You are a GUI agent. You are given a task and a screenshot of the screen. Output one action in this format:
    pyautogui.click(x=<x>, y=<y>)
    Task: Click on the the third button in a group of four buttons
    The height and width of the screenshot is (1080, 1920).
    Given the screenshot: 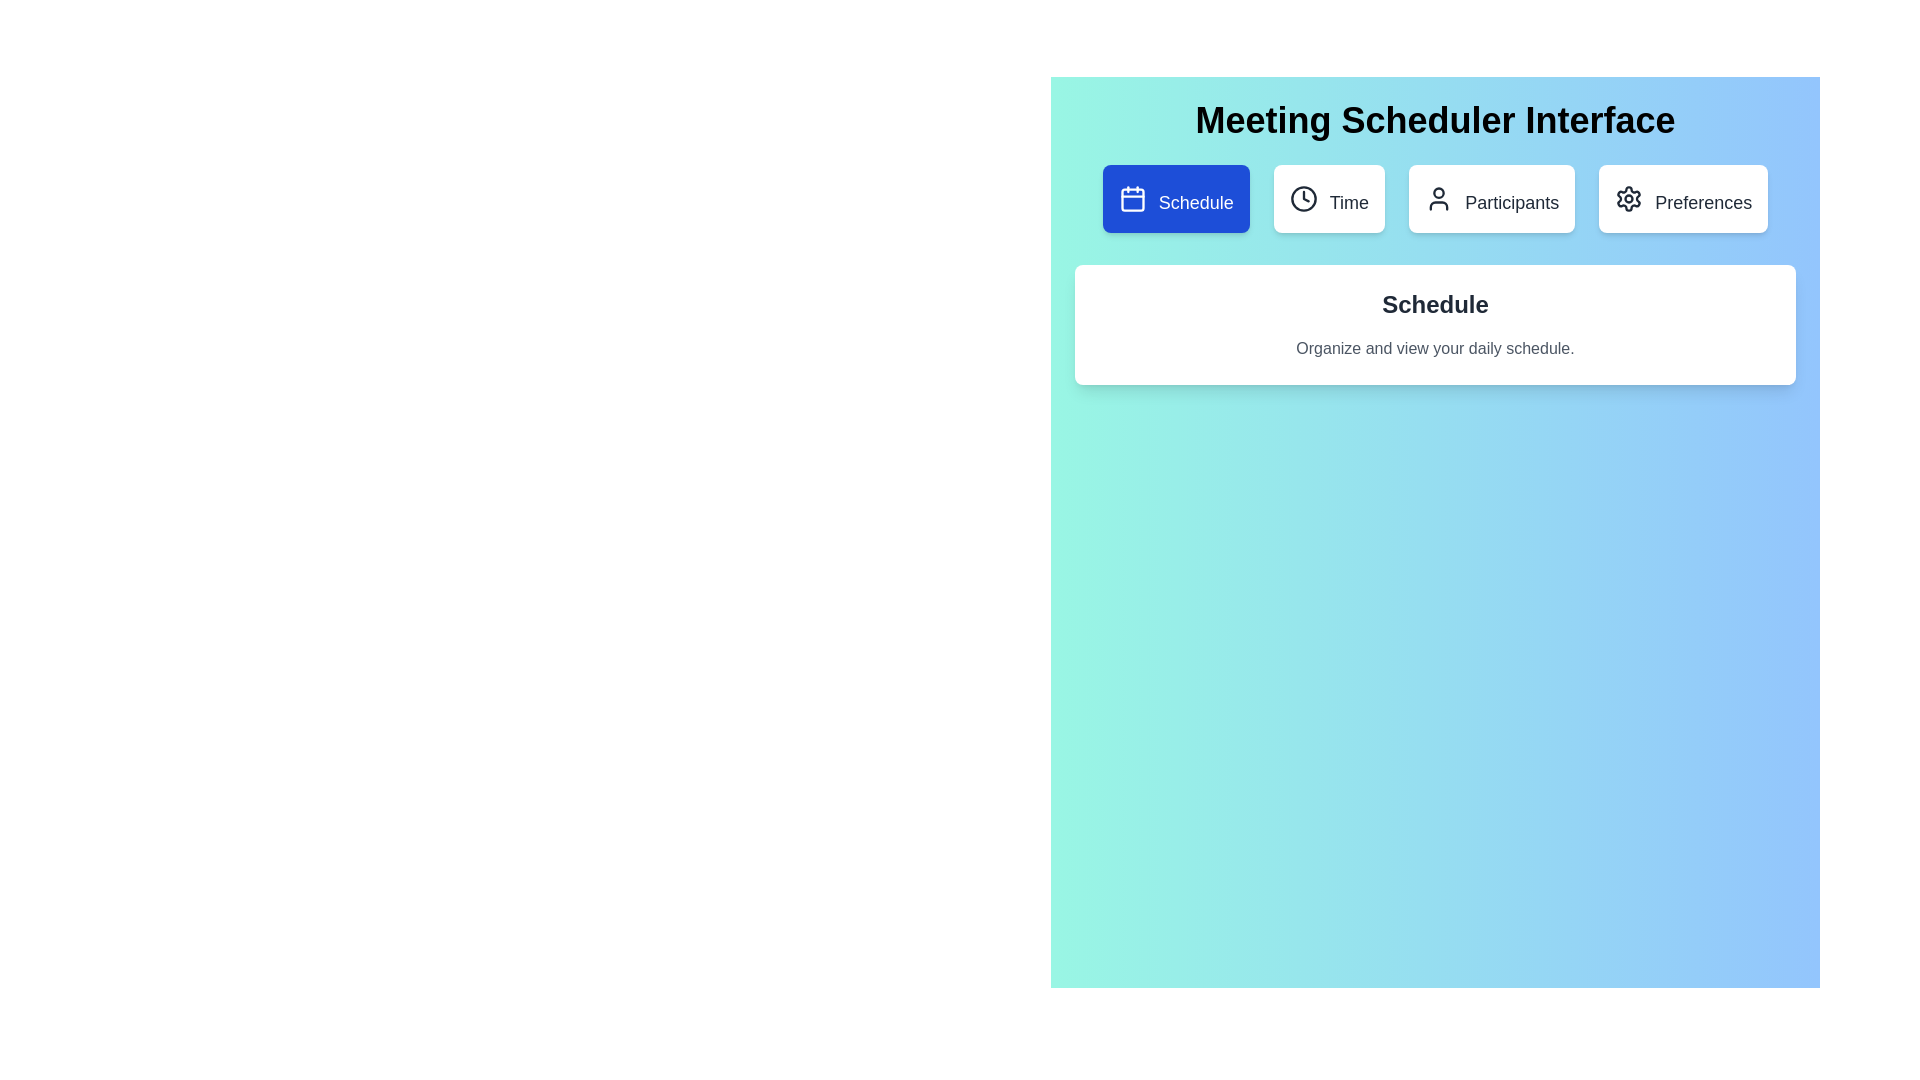 What is the action you would take?
    pyautogui.click(x=1492, y=199)
    